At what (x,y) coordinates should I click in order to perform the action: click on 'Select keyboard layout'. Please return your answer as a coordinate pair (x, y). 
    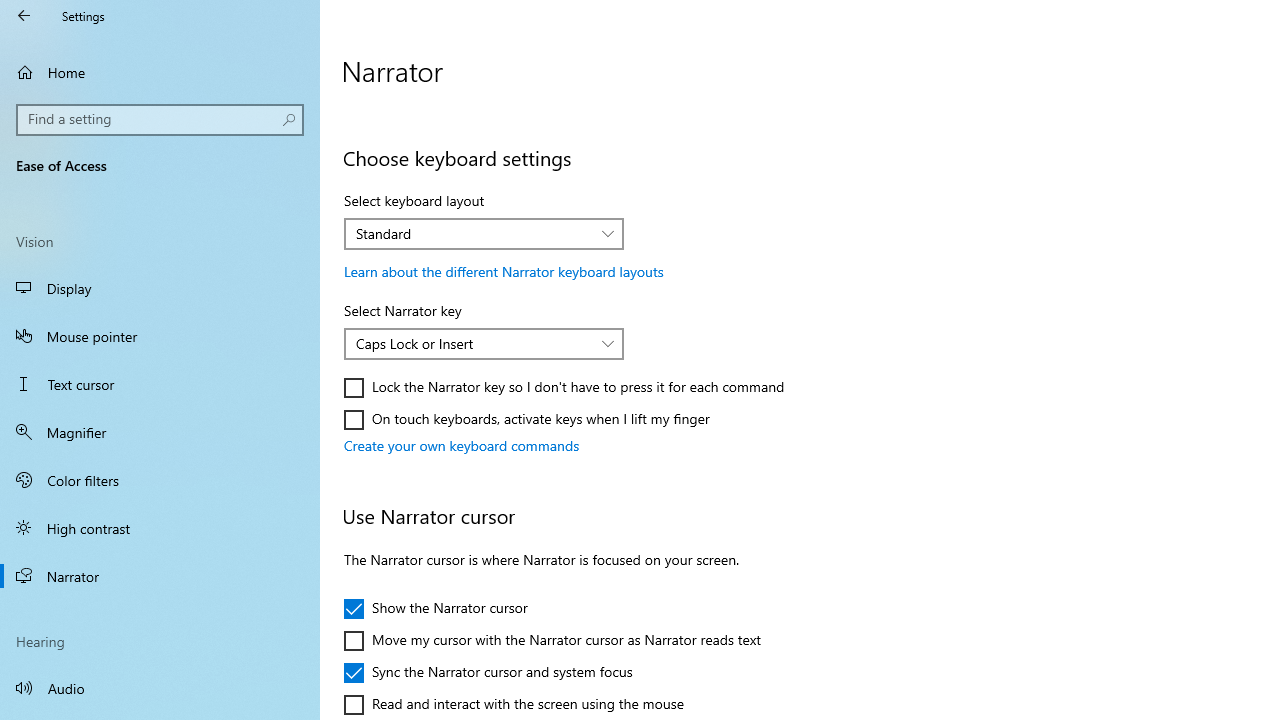
    Looking at the image, I should click on (484, 233).